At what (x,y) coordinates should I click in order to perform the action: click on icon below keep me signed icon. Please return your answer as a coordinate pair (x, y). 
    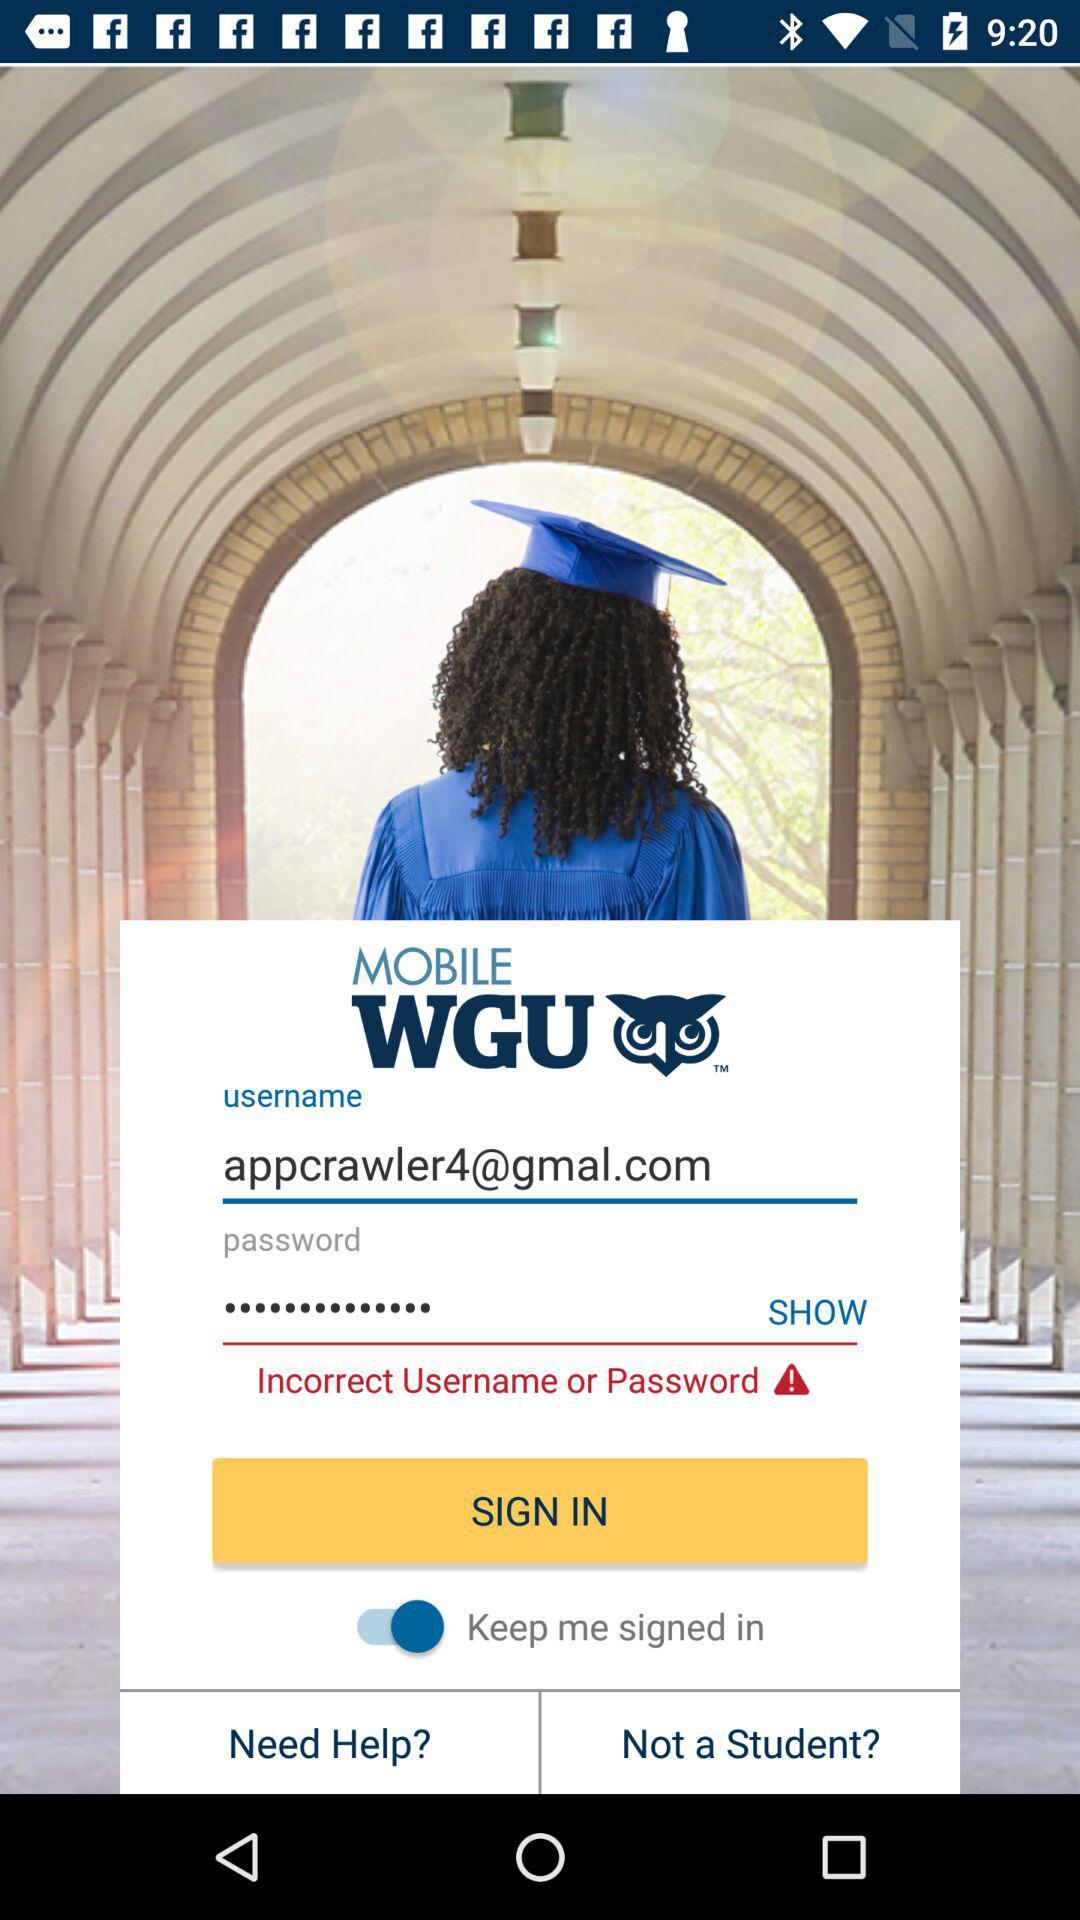
    Looking at the image, I should click on (750, 1741).